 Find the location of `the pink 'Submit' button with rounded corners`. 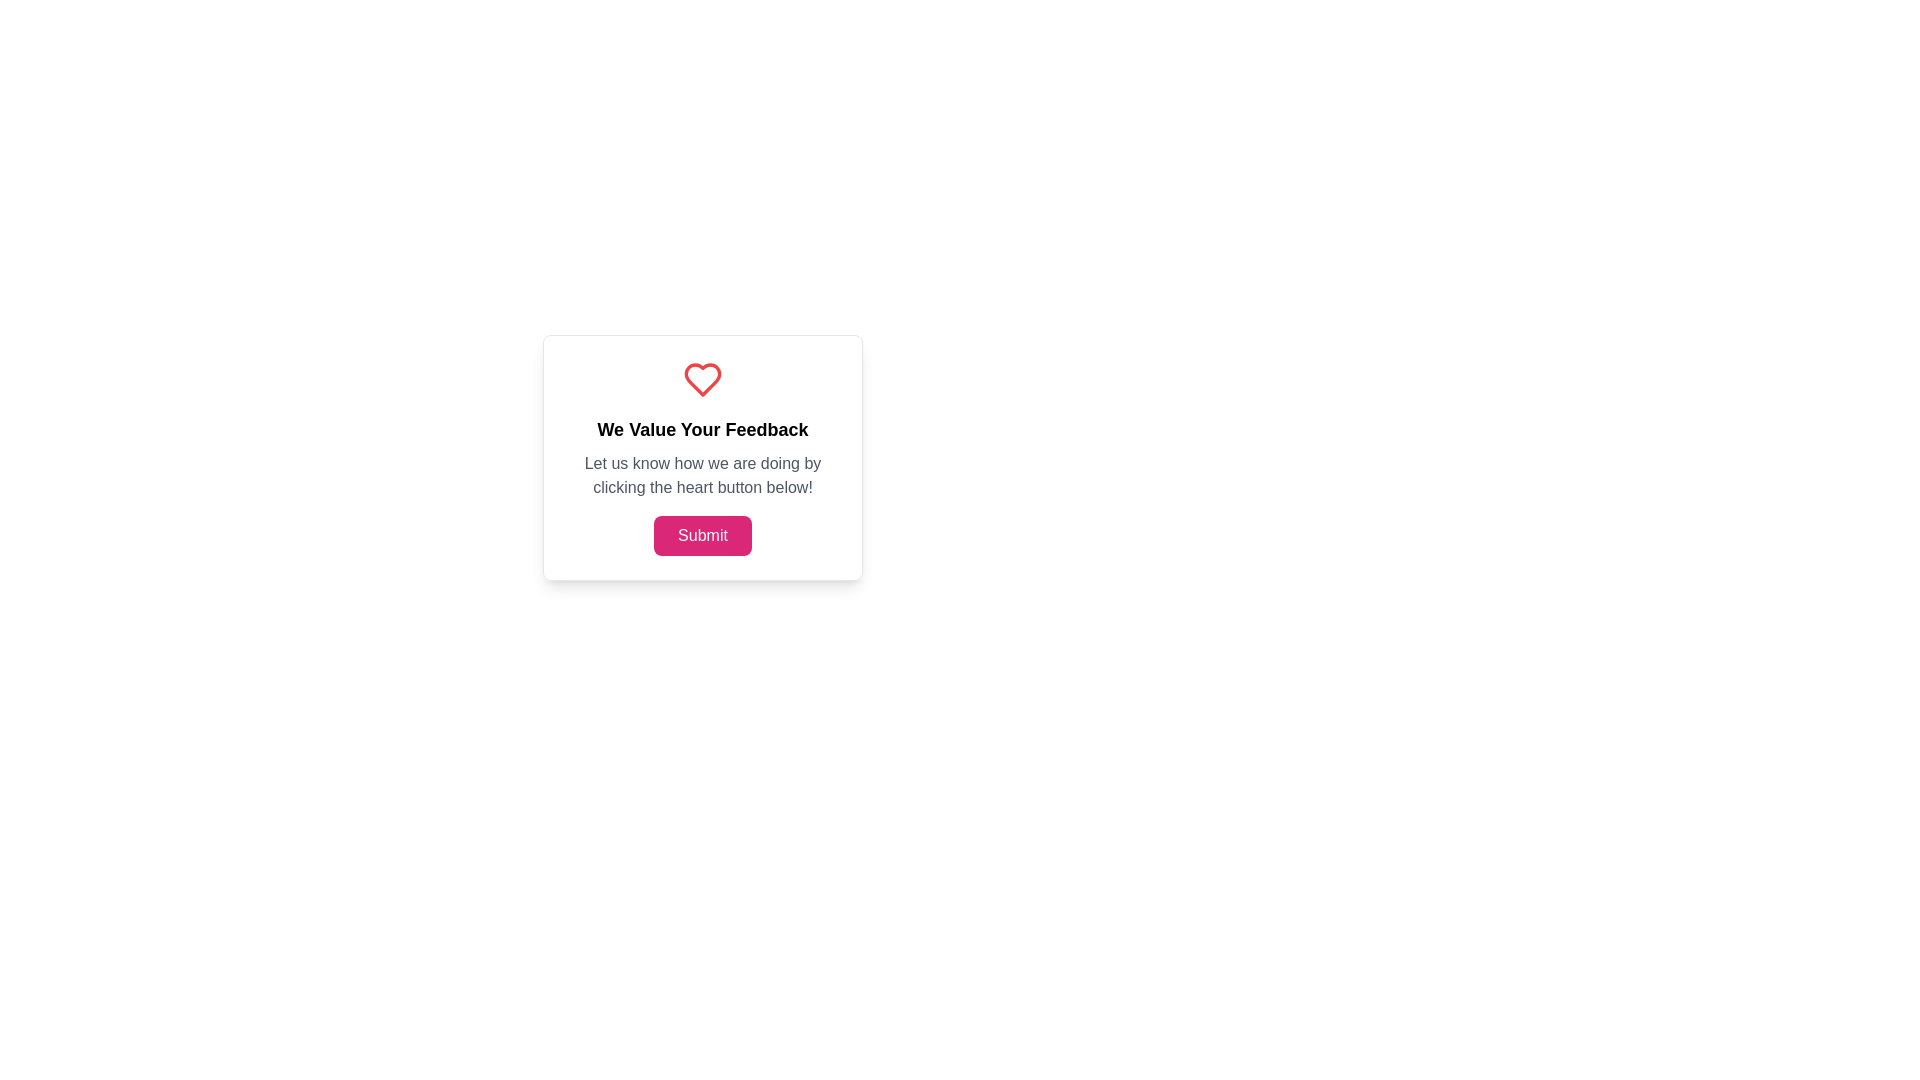

the pink 'Submit' button with rounded corners is located at coordinates (702, 535).